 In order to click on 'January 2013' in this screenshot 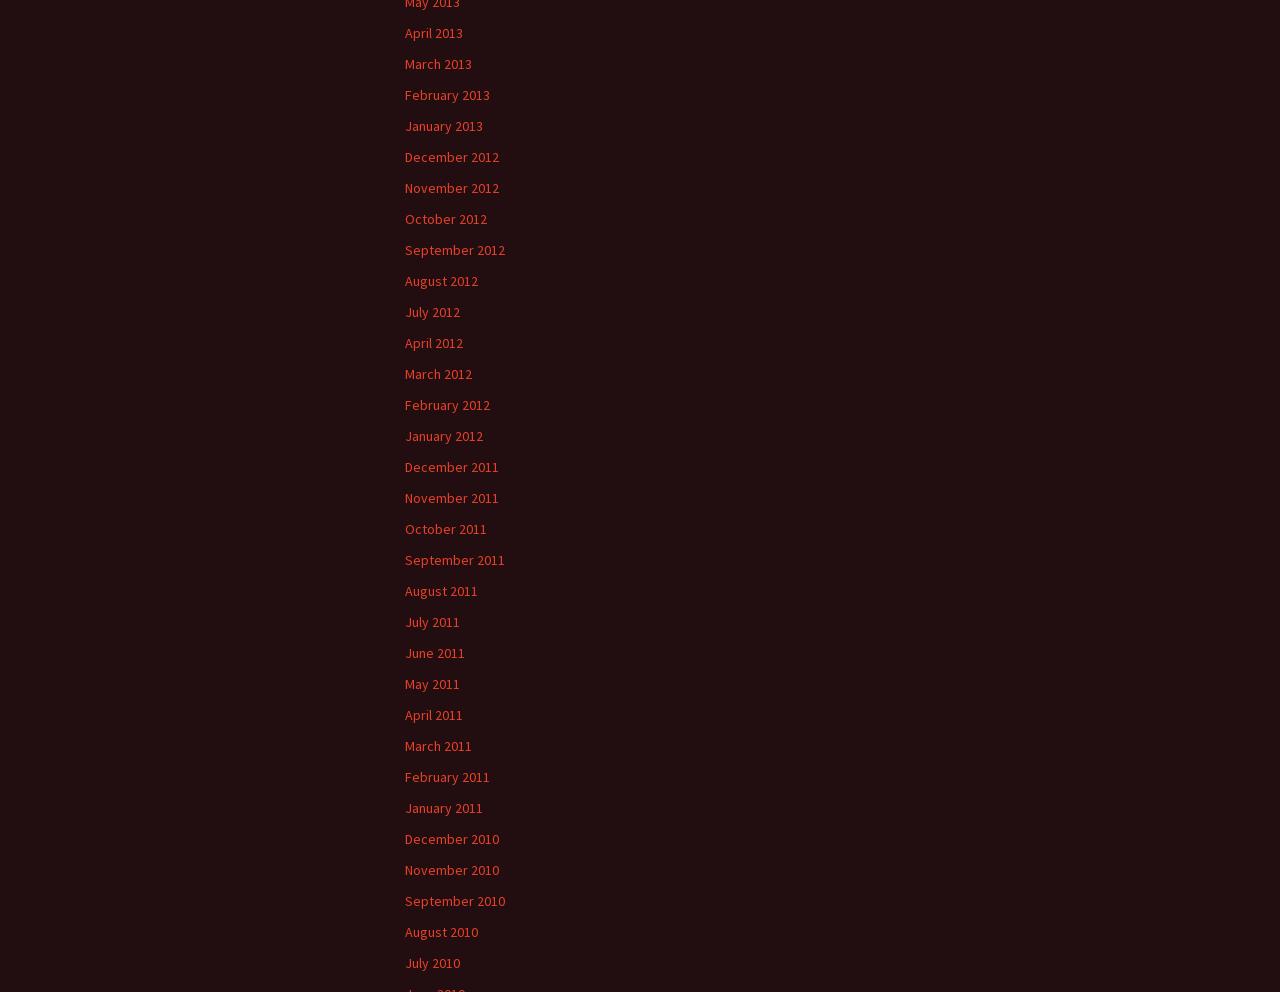, I will do `click(443, 125)`.